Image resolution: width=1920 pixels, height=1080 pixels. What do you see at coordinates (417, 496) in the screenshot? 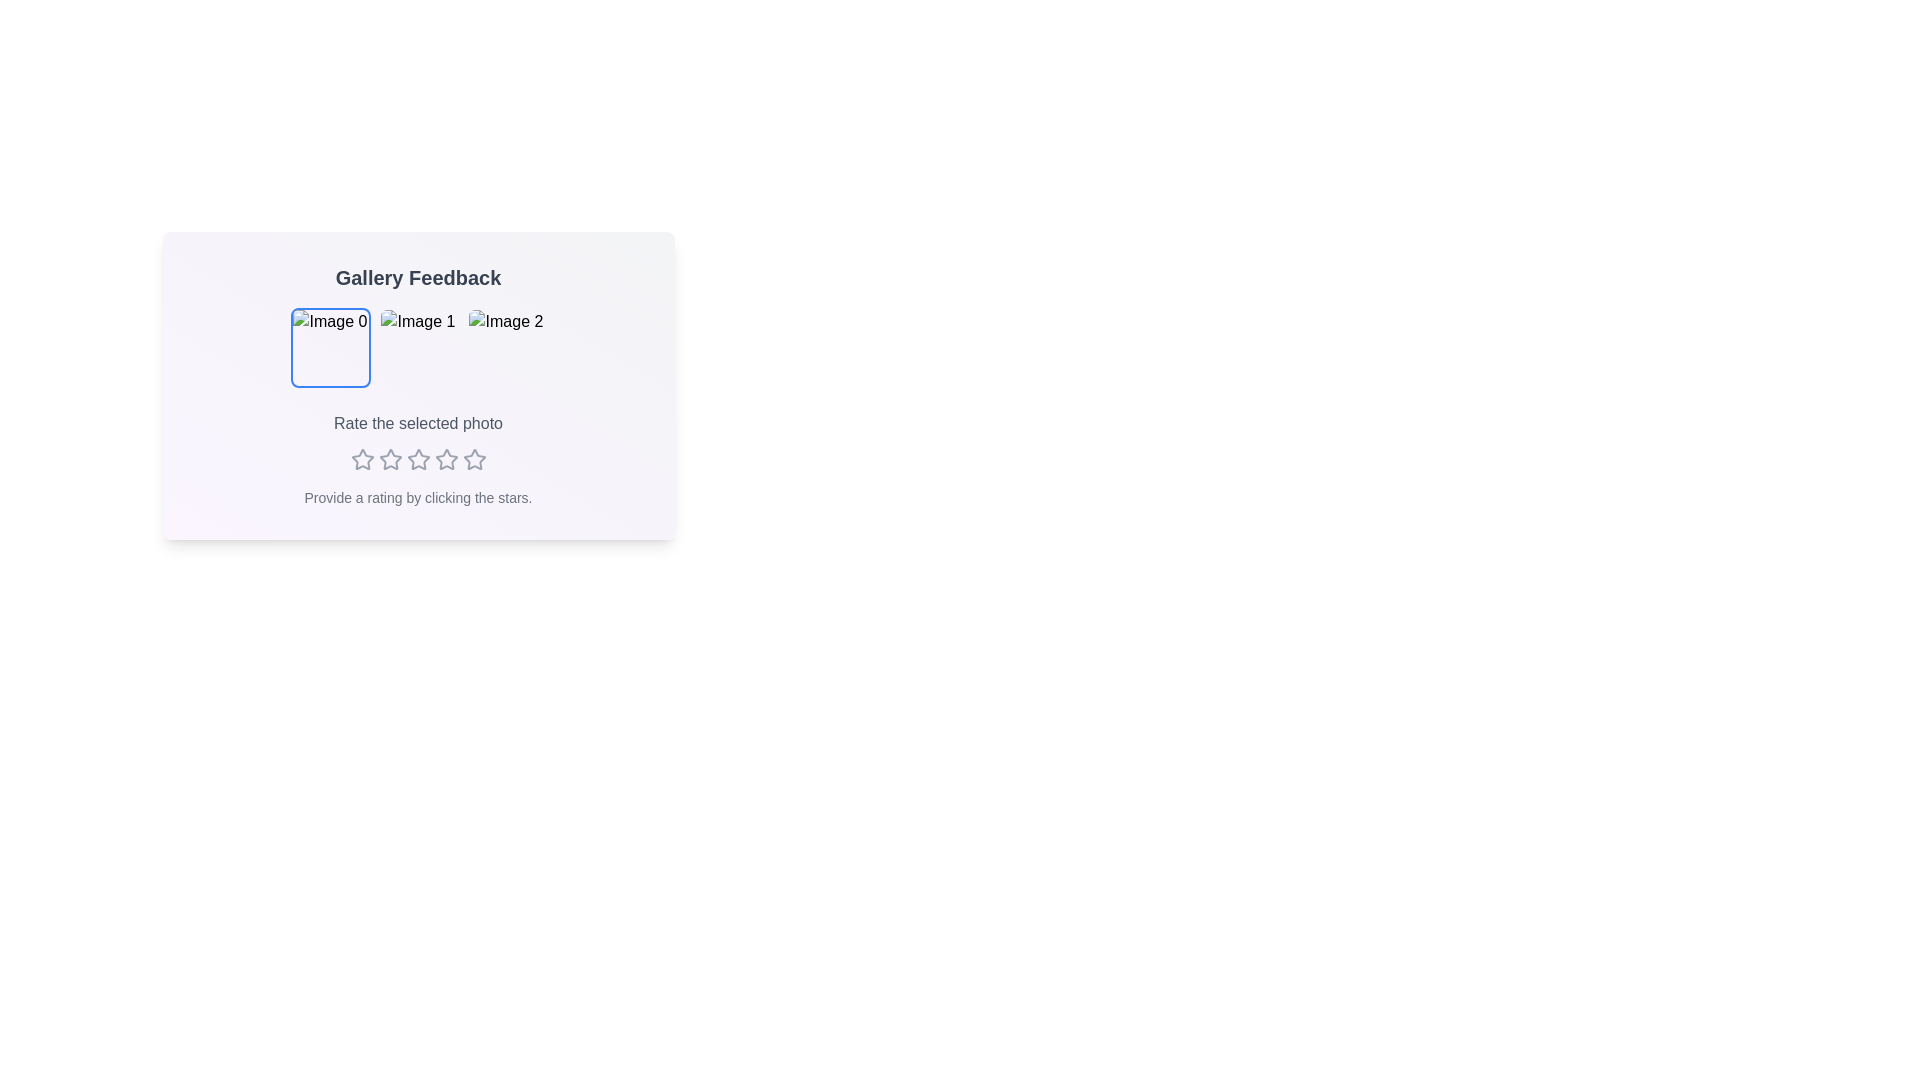
I see `the instructional static text label that guides users to provide their rating, located below the star icons in the center of the interface` at bounding box center [417, 496].